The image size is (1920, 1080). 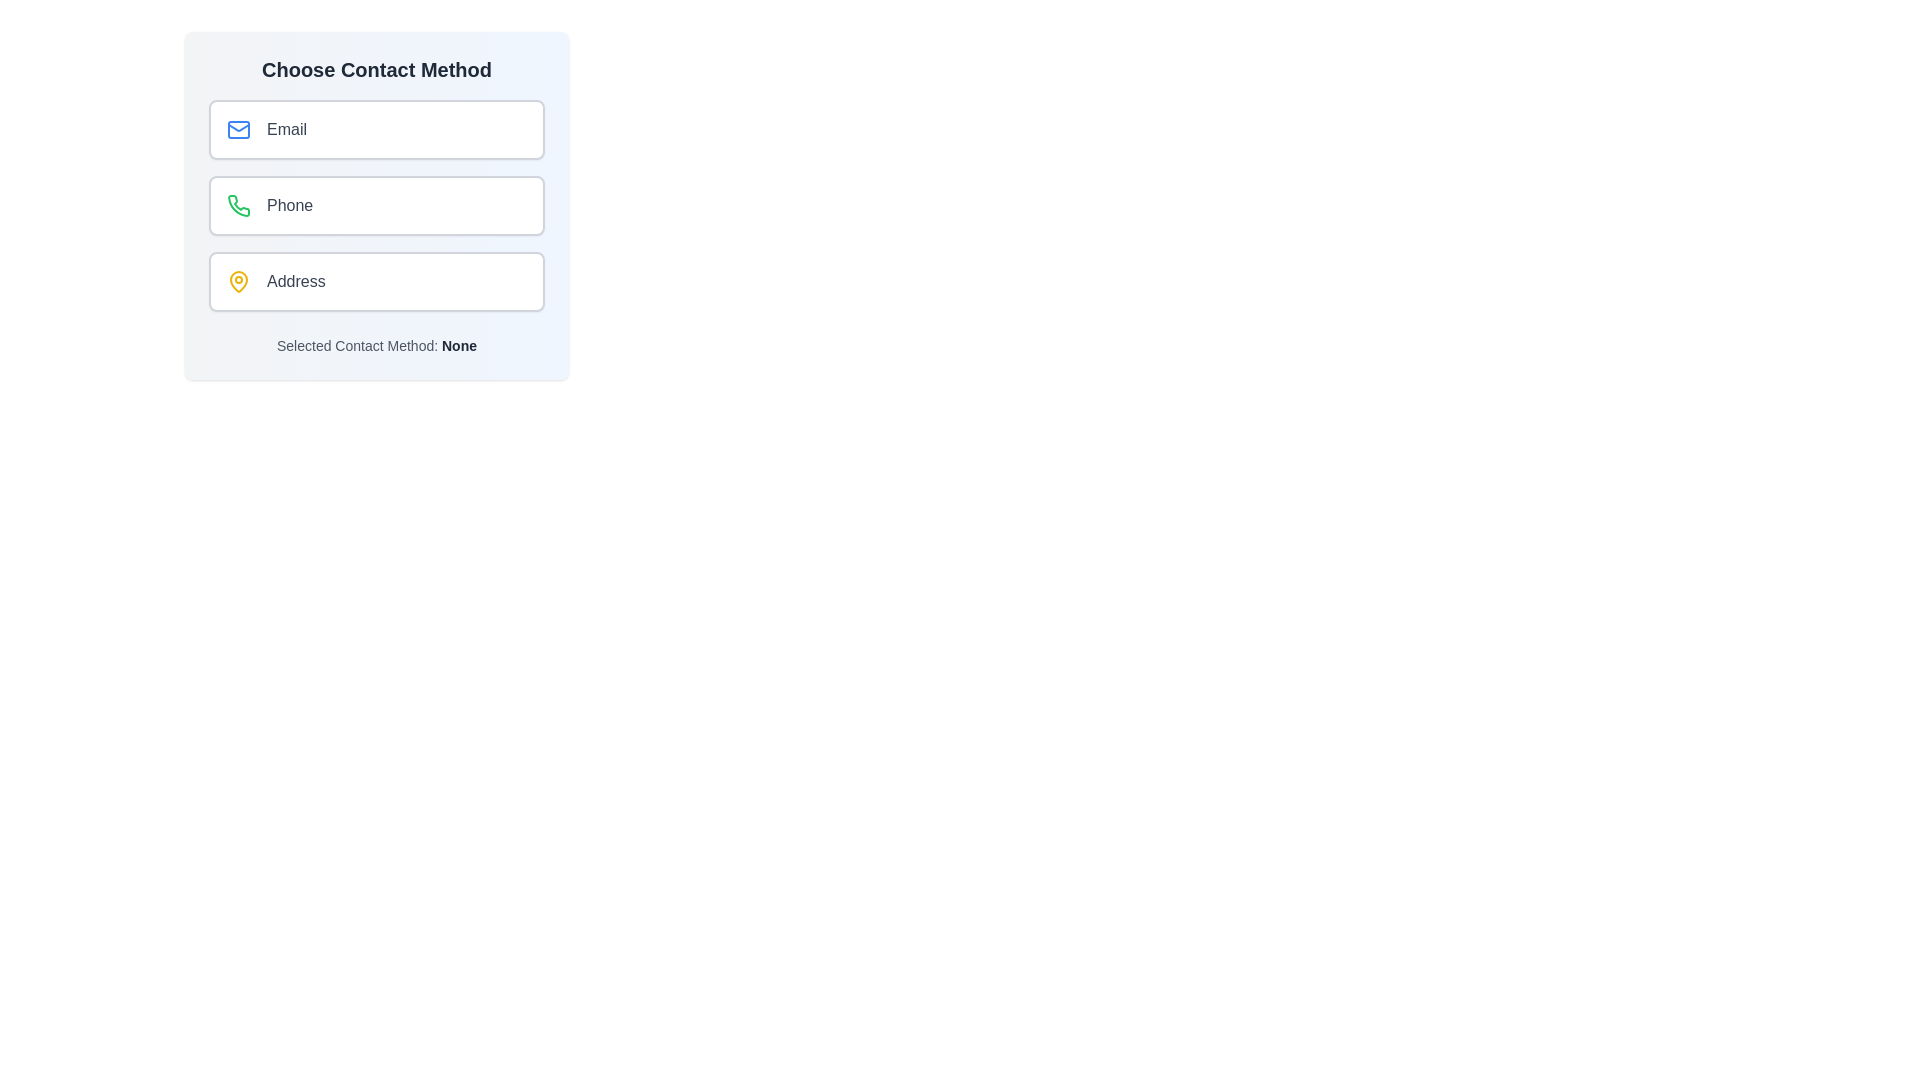 What do you see at coordinates (377, 205) in the screenshot?
I see `the contact method Phone by clicking on its corresponding chip` at bounding box center [377, 205].